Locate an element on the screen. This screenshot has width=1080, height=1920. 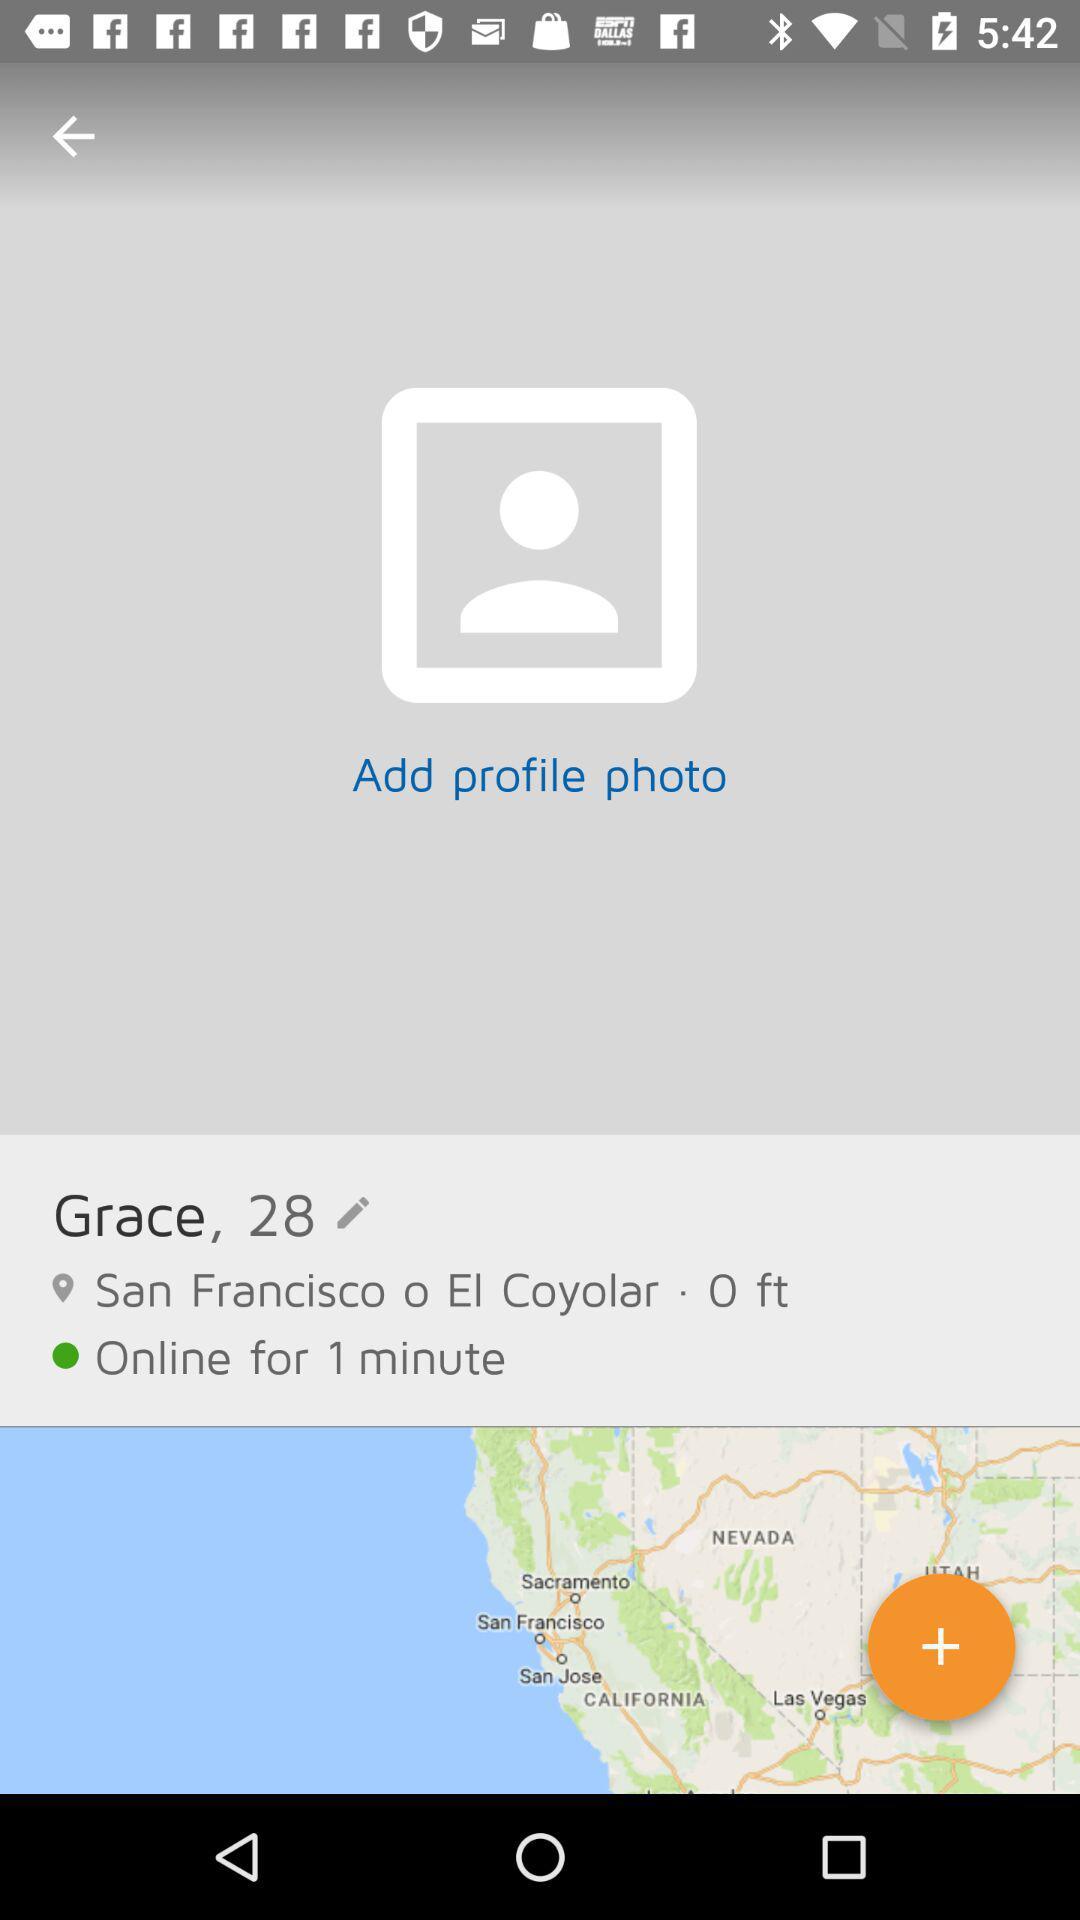
the icon at the top left corner is located at coordinates (72, 135).